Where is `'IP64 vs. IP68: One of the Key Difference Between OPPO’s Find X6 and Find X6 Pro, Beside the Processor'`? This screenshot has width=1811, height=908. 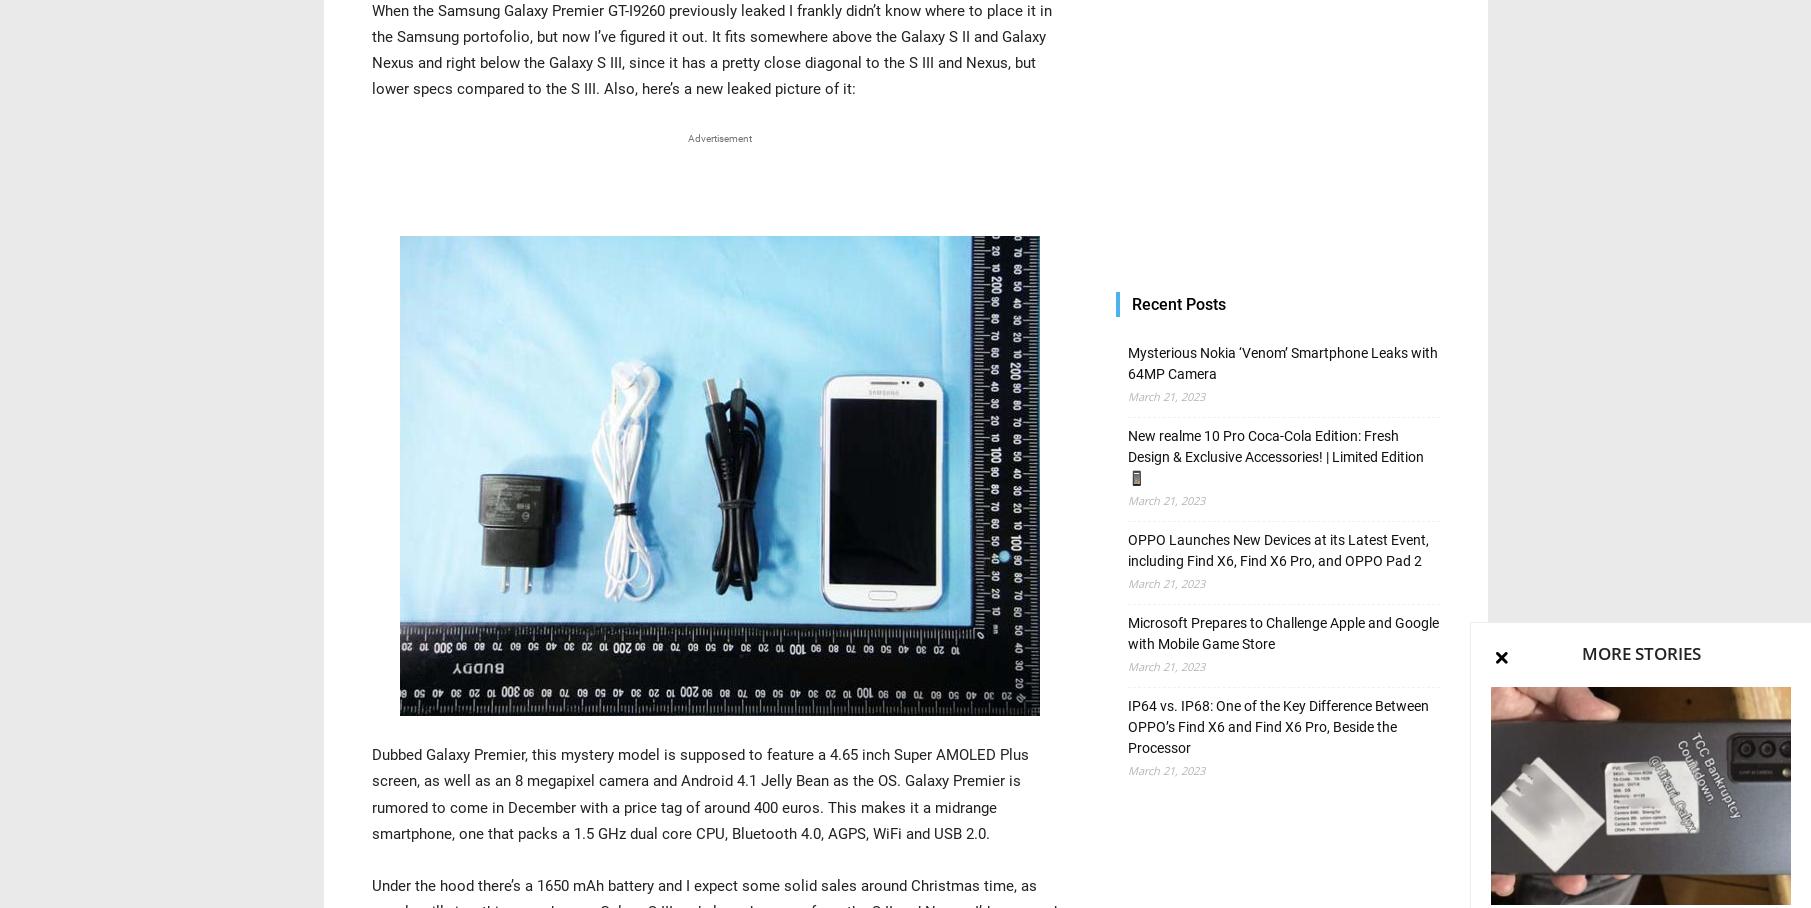
'IP64 vs. IP68: One of the Key Difference Between OPPO’s Find X6 and Find X6 Pro, Beside the Processor' is located at coordinates (1125, 727).